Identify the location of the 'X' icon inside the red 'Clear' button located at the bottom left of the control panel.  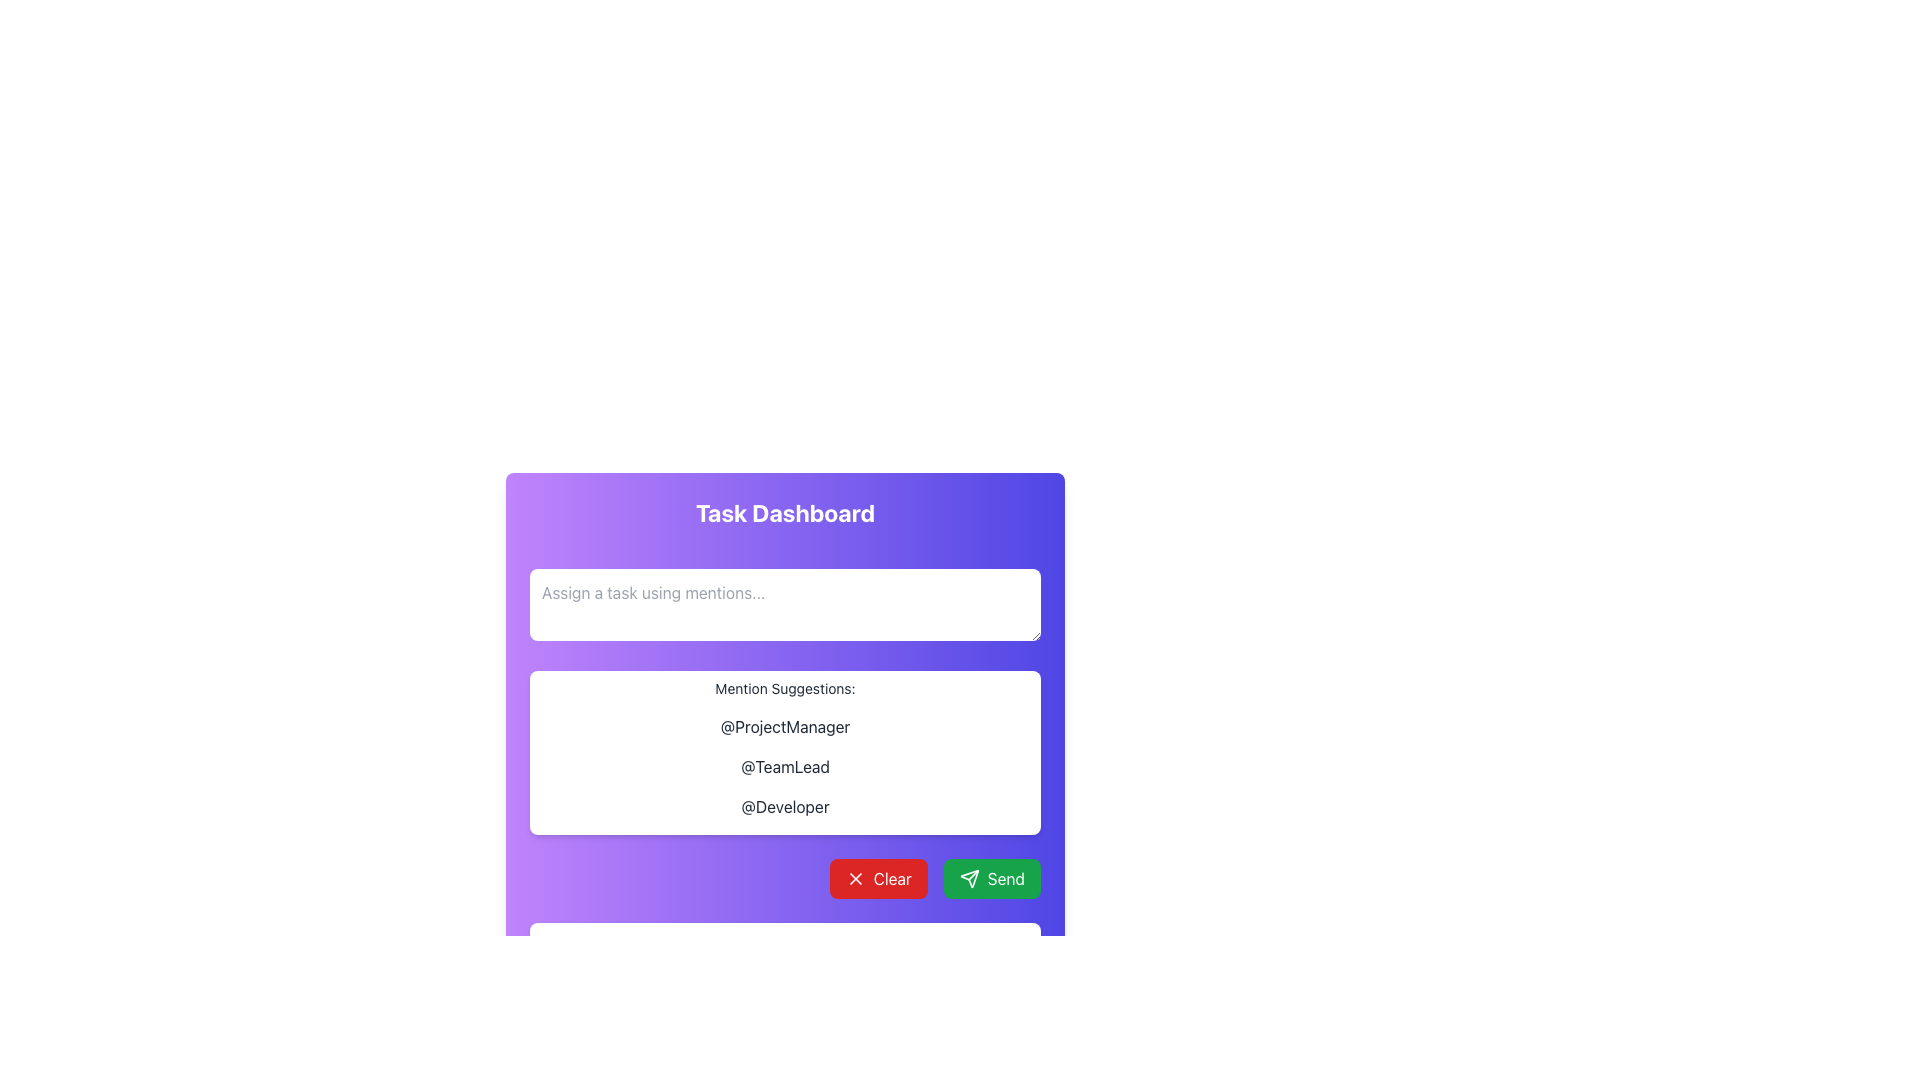
(855, 878).